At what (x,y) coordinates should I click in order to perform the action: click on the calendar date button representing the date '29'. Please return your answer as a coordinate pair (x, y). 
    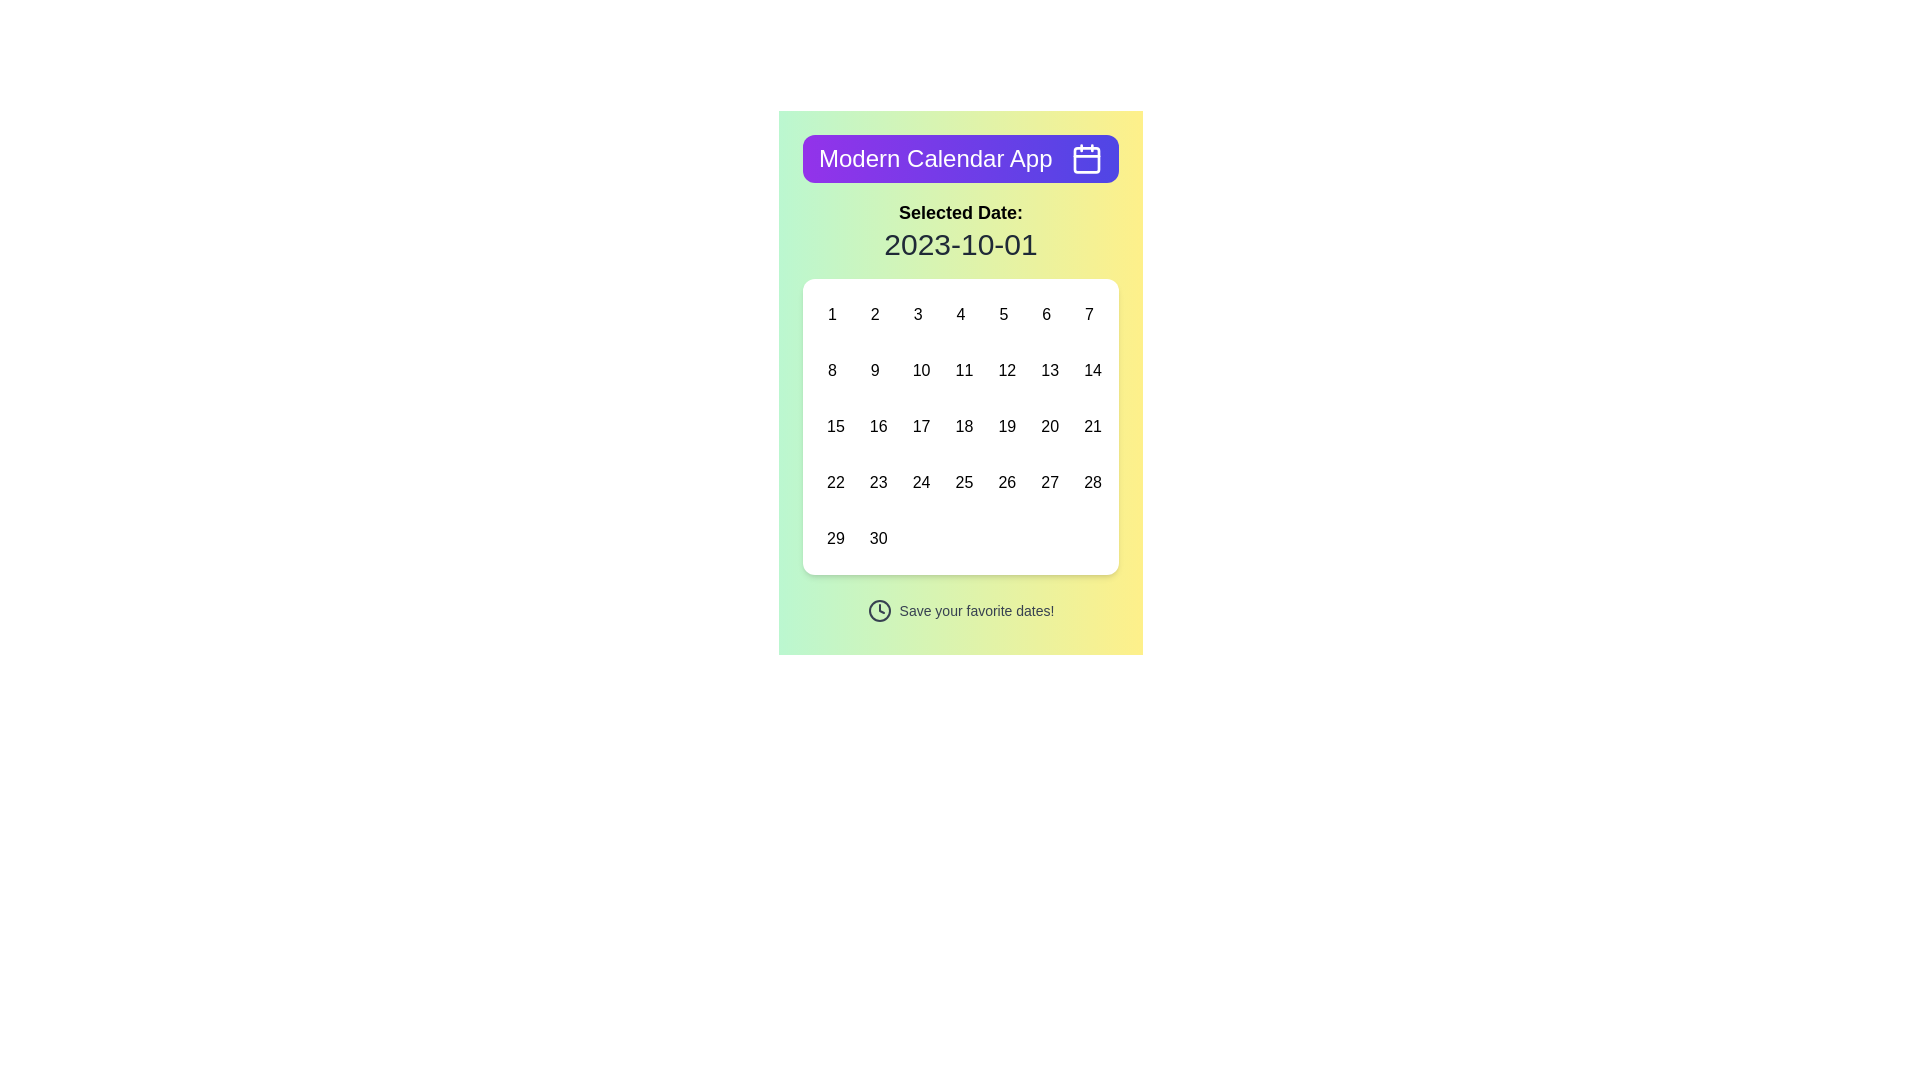
    Looking at the image, I should click on (832, 538).